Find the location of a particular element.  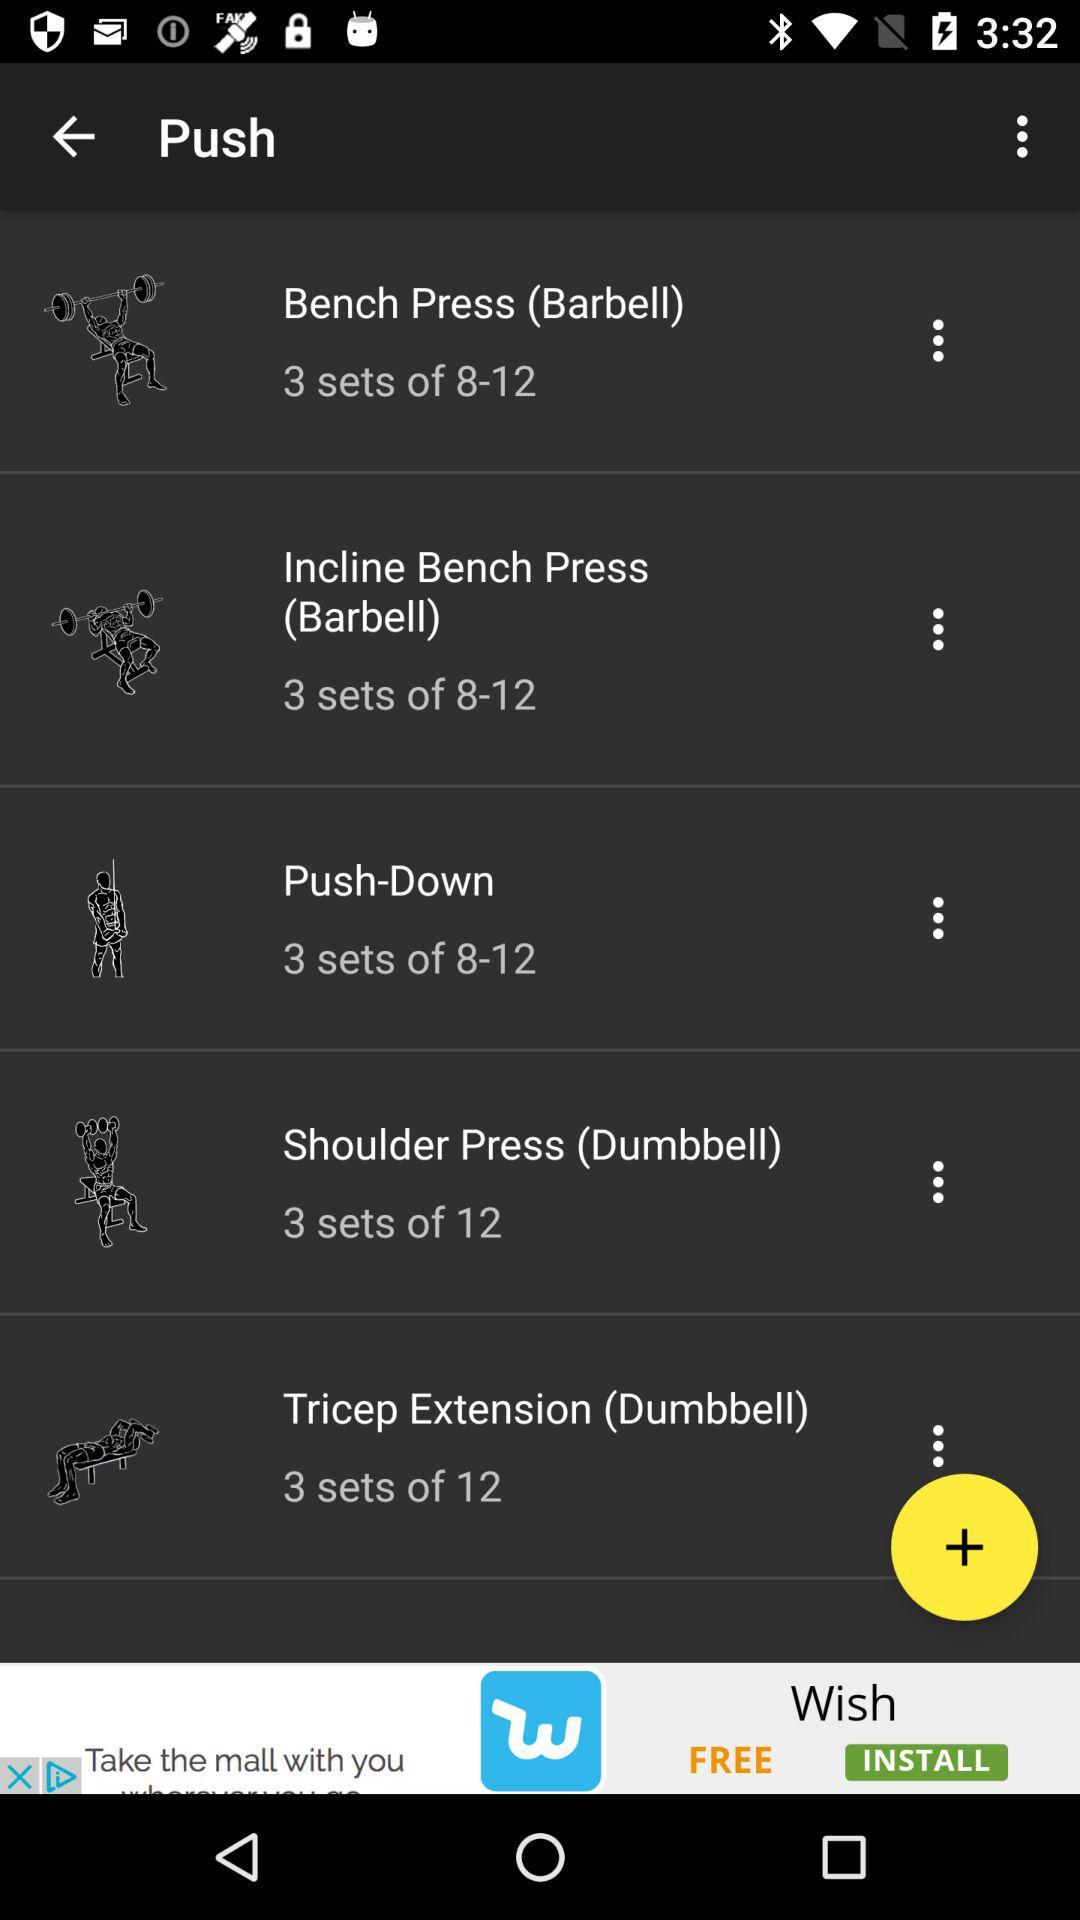

the add icon is located at coordinates (963, 1546).